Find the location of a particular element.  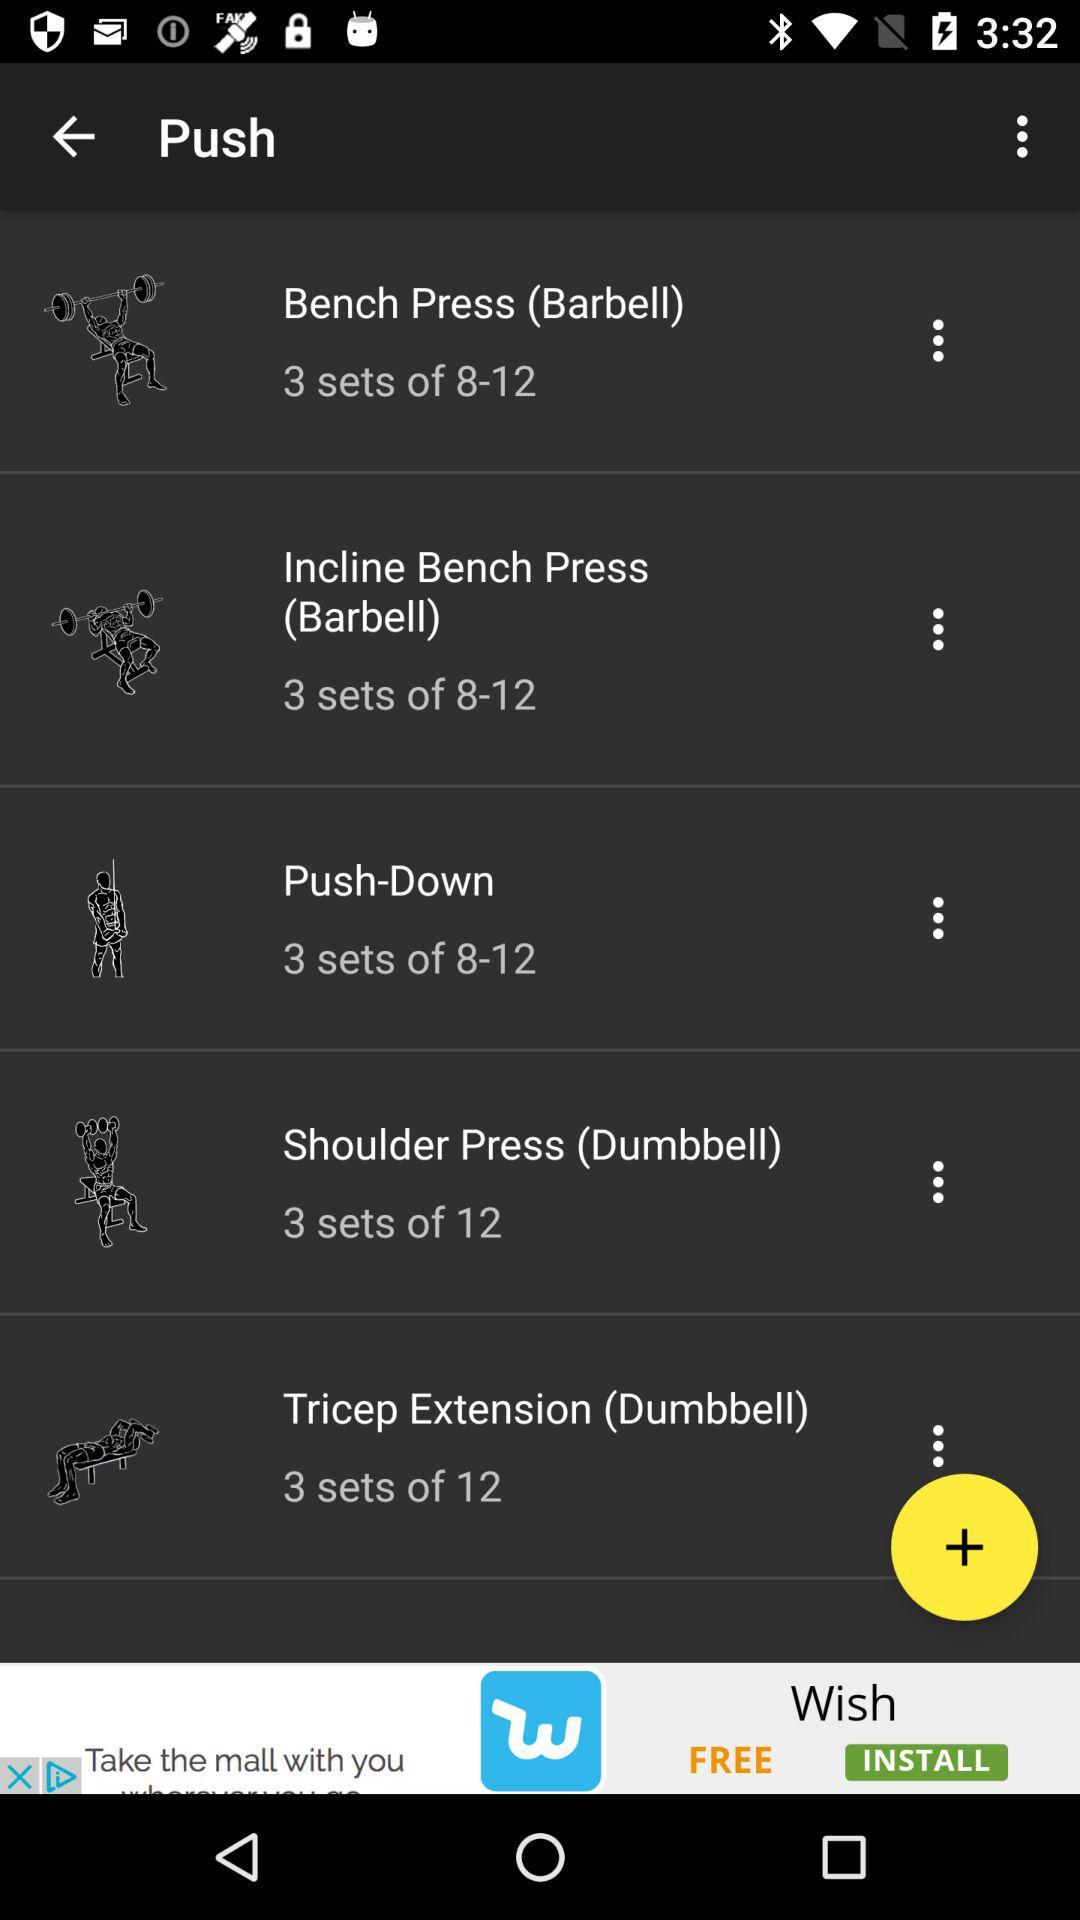

the add icon is located at coordinates (963, 1546).